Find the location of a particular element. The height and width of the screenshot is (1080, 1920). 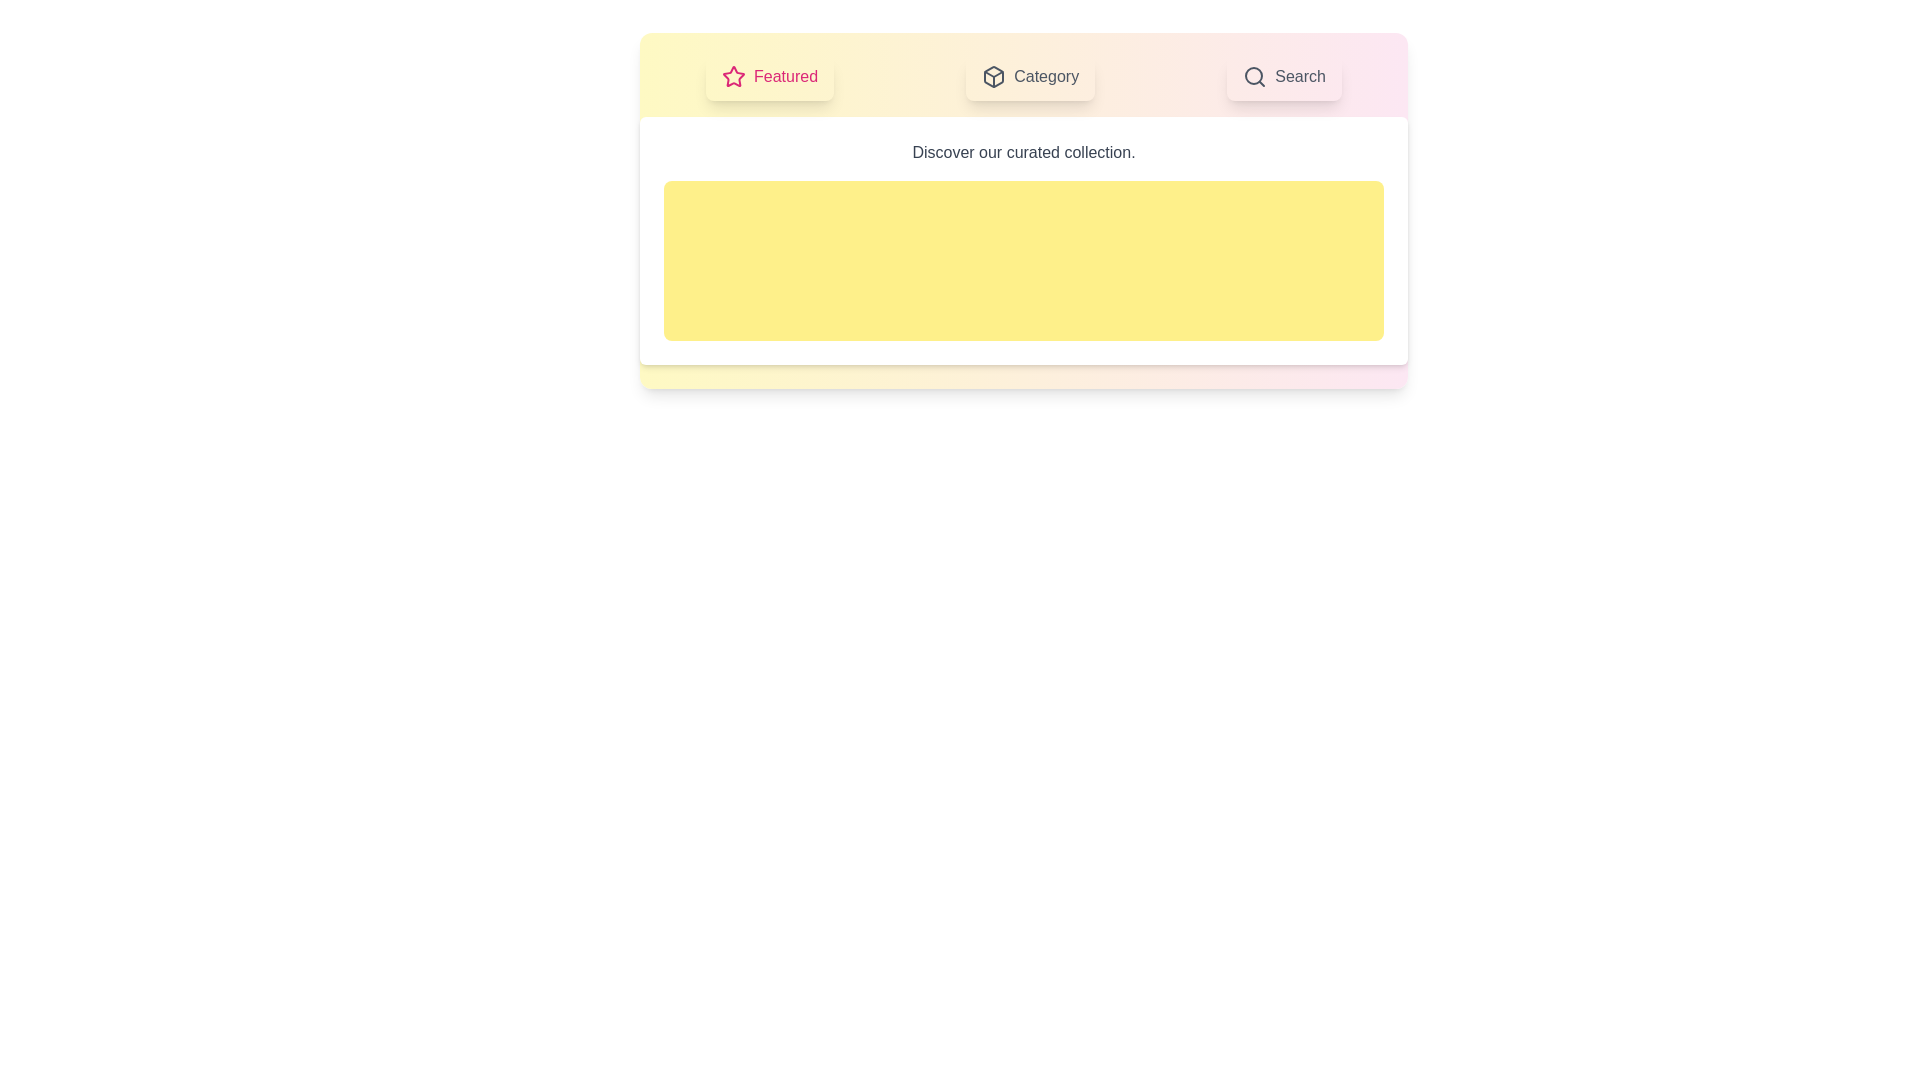

the Category tab is located at coordinates (1030, 77).